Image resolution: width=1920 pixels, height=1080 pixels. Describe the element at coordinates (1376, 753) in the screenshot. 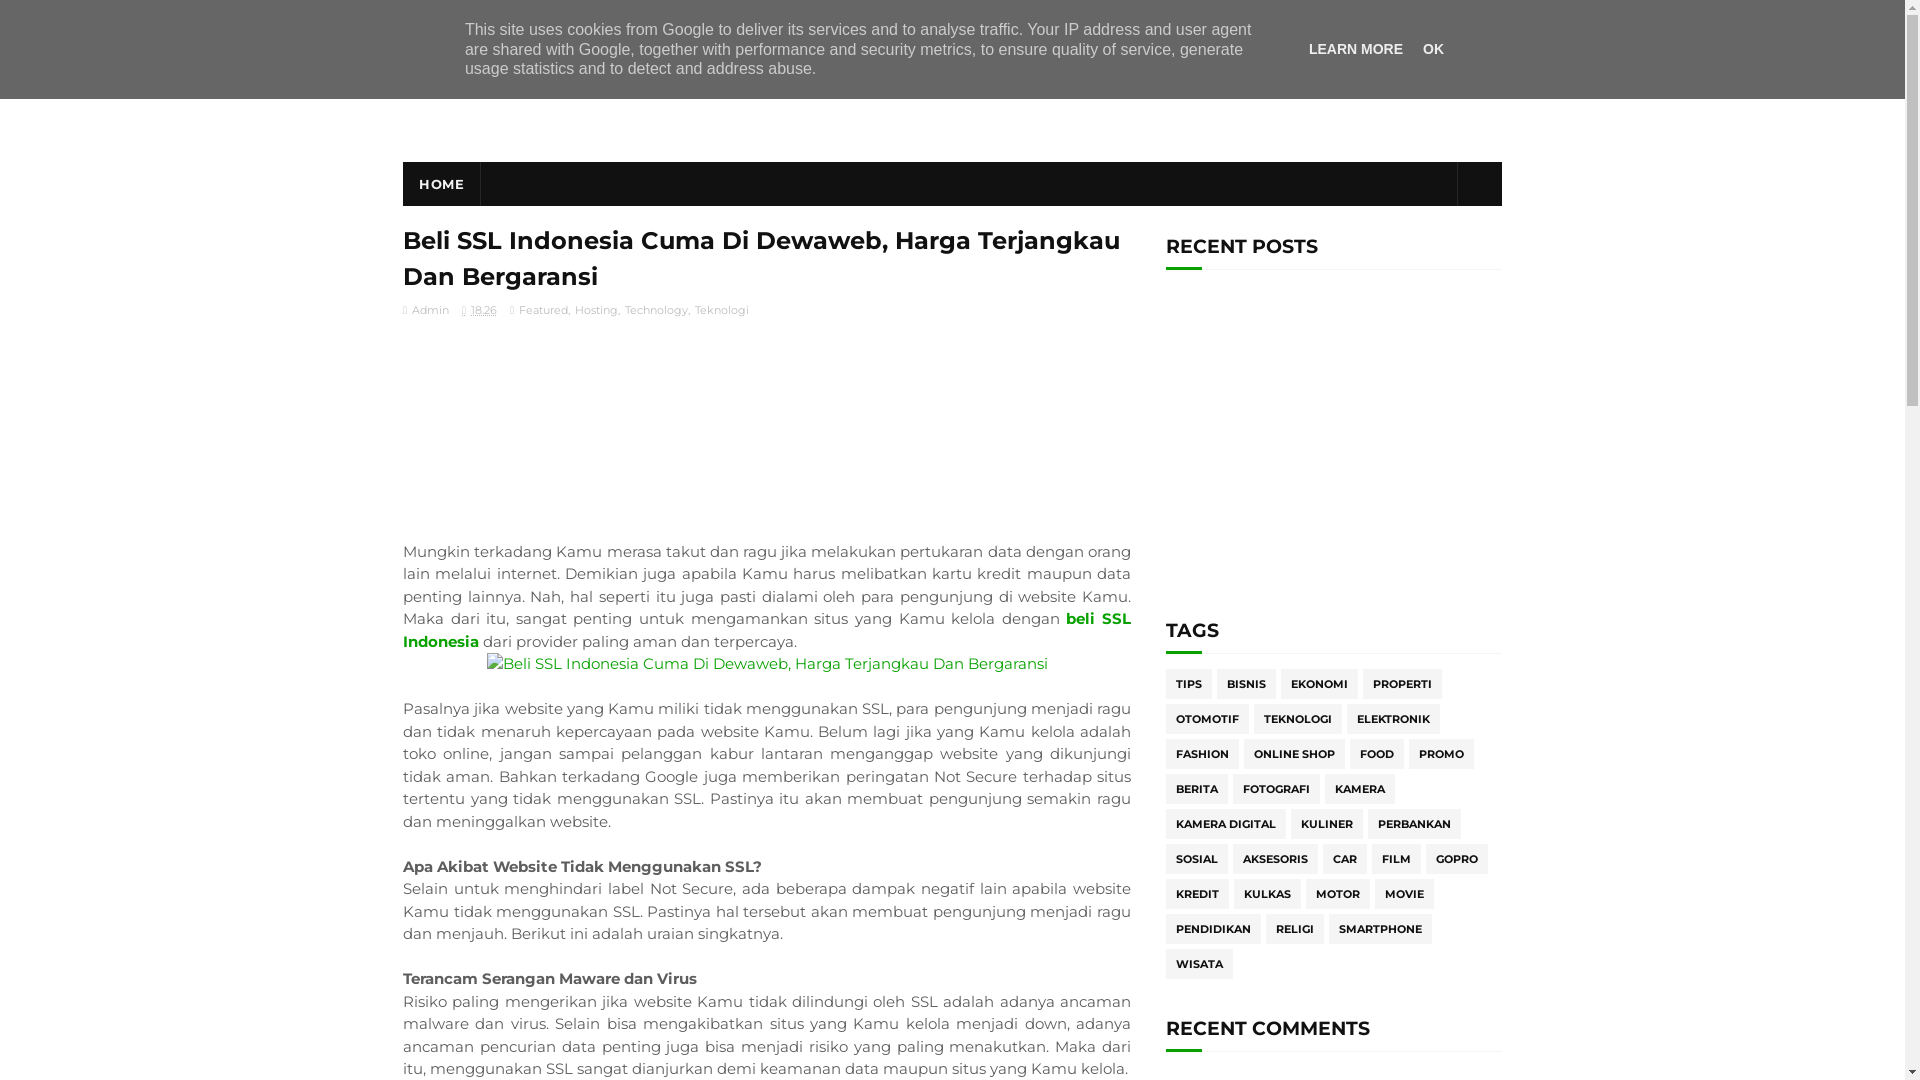

I see `'FOOD'` at that location.